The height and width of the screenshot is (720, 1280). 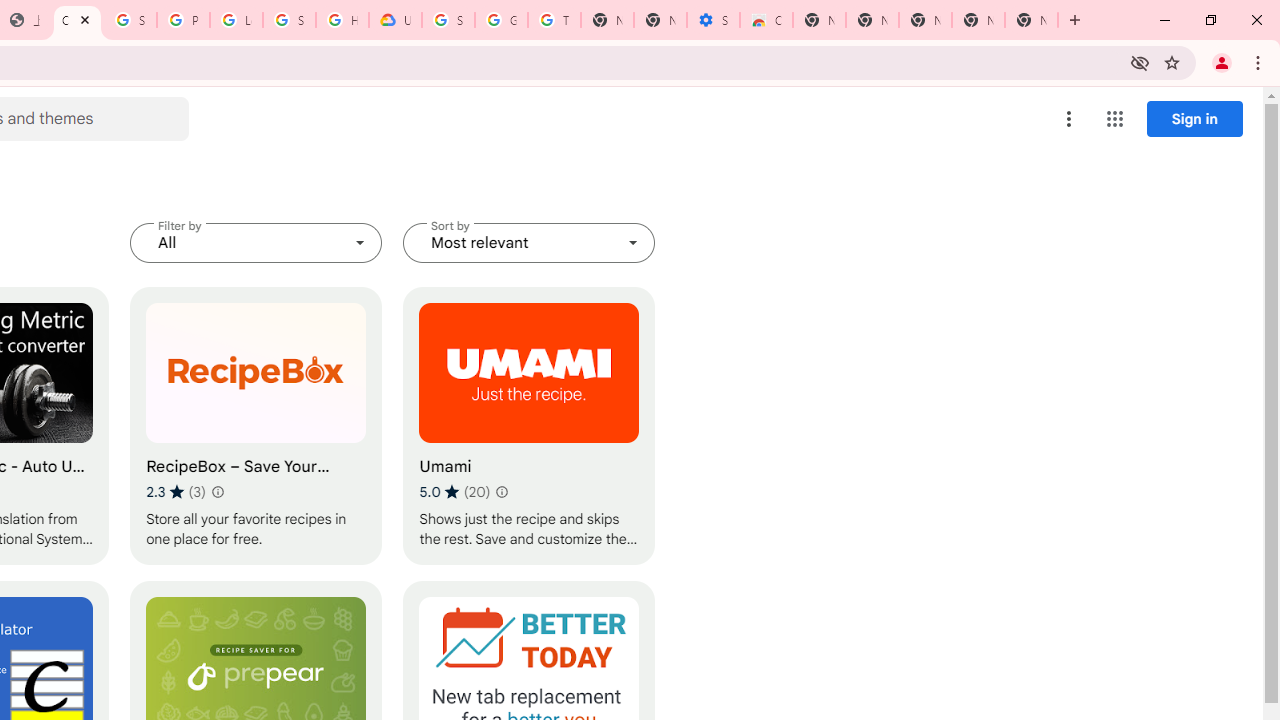 What do you see at coordinates (501, 20) in the screenshot?
I see `'Google Account Help'` at bounding box center [501, 20].